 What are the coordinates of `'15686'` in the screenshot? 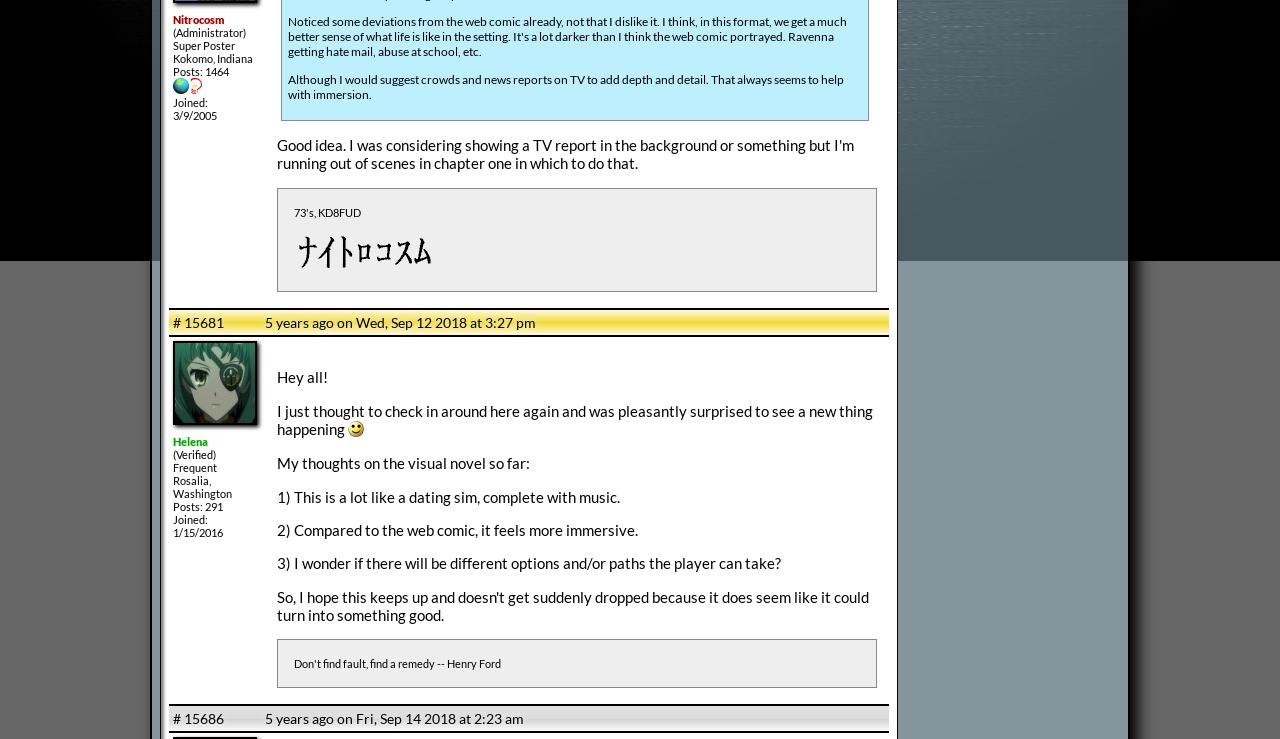 It's located at (204, 718).